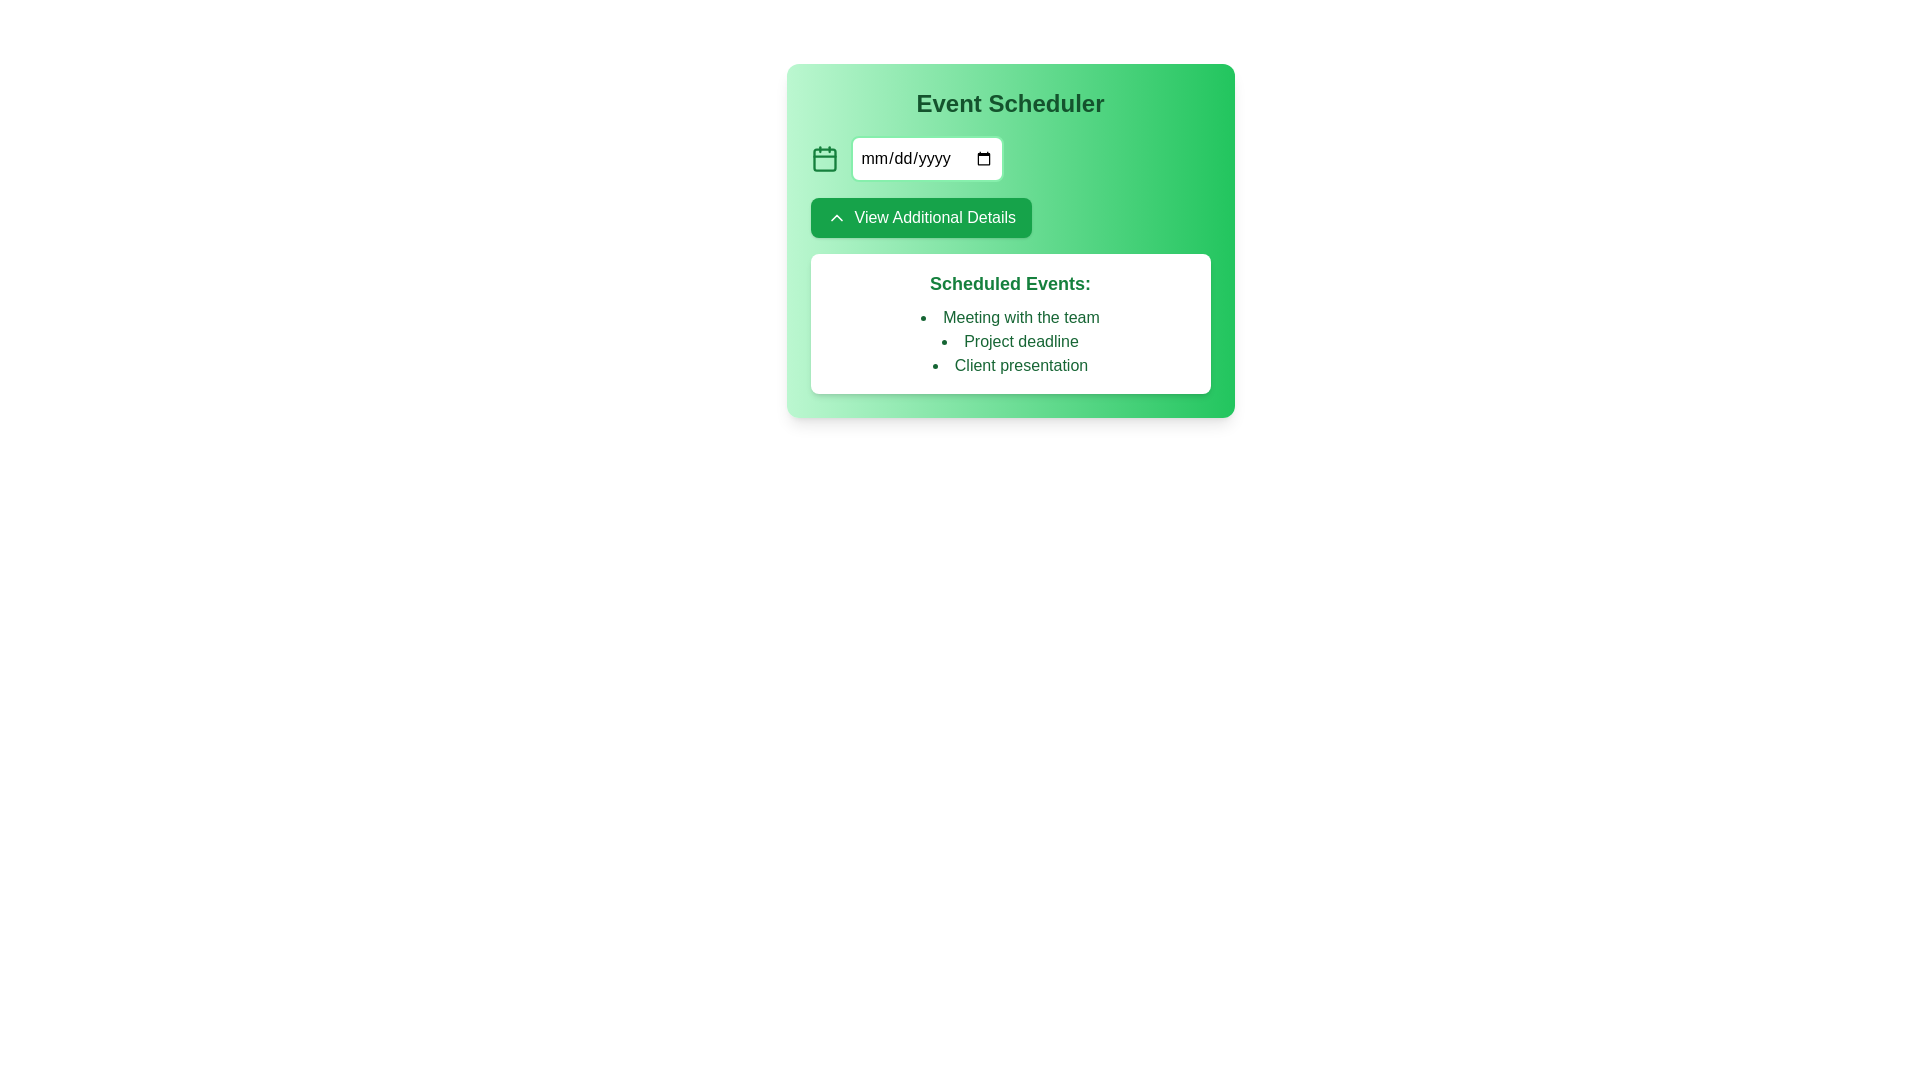  I want to click on the icon located on the left side of the 'View Additional Details' button, so click(836, 218).